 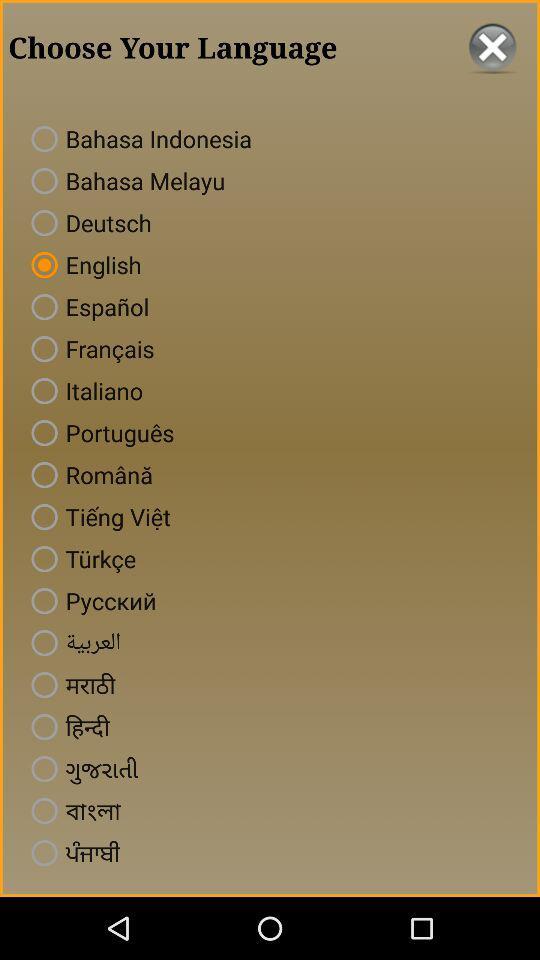 What do you see at coordinates (87, 223) in the screenshot?
I see `the deutsch` at bounding box center [87, 223].